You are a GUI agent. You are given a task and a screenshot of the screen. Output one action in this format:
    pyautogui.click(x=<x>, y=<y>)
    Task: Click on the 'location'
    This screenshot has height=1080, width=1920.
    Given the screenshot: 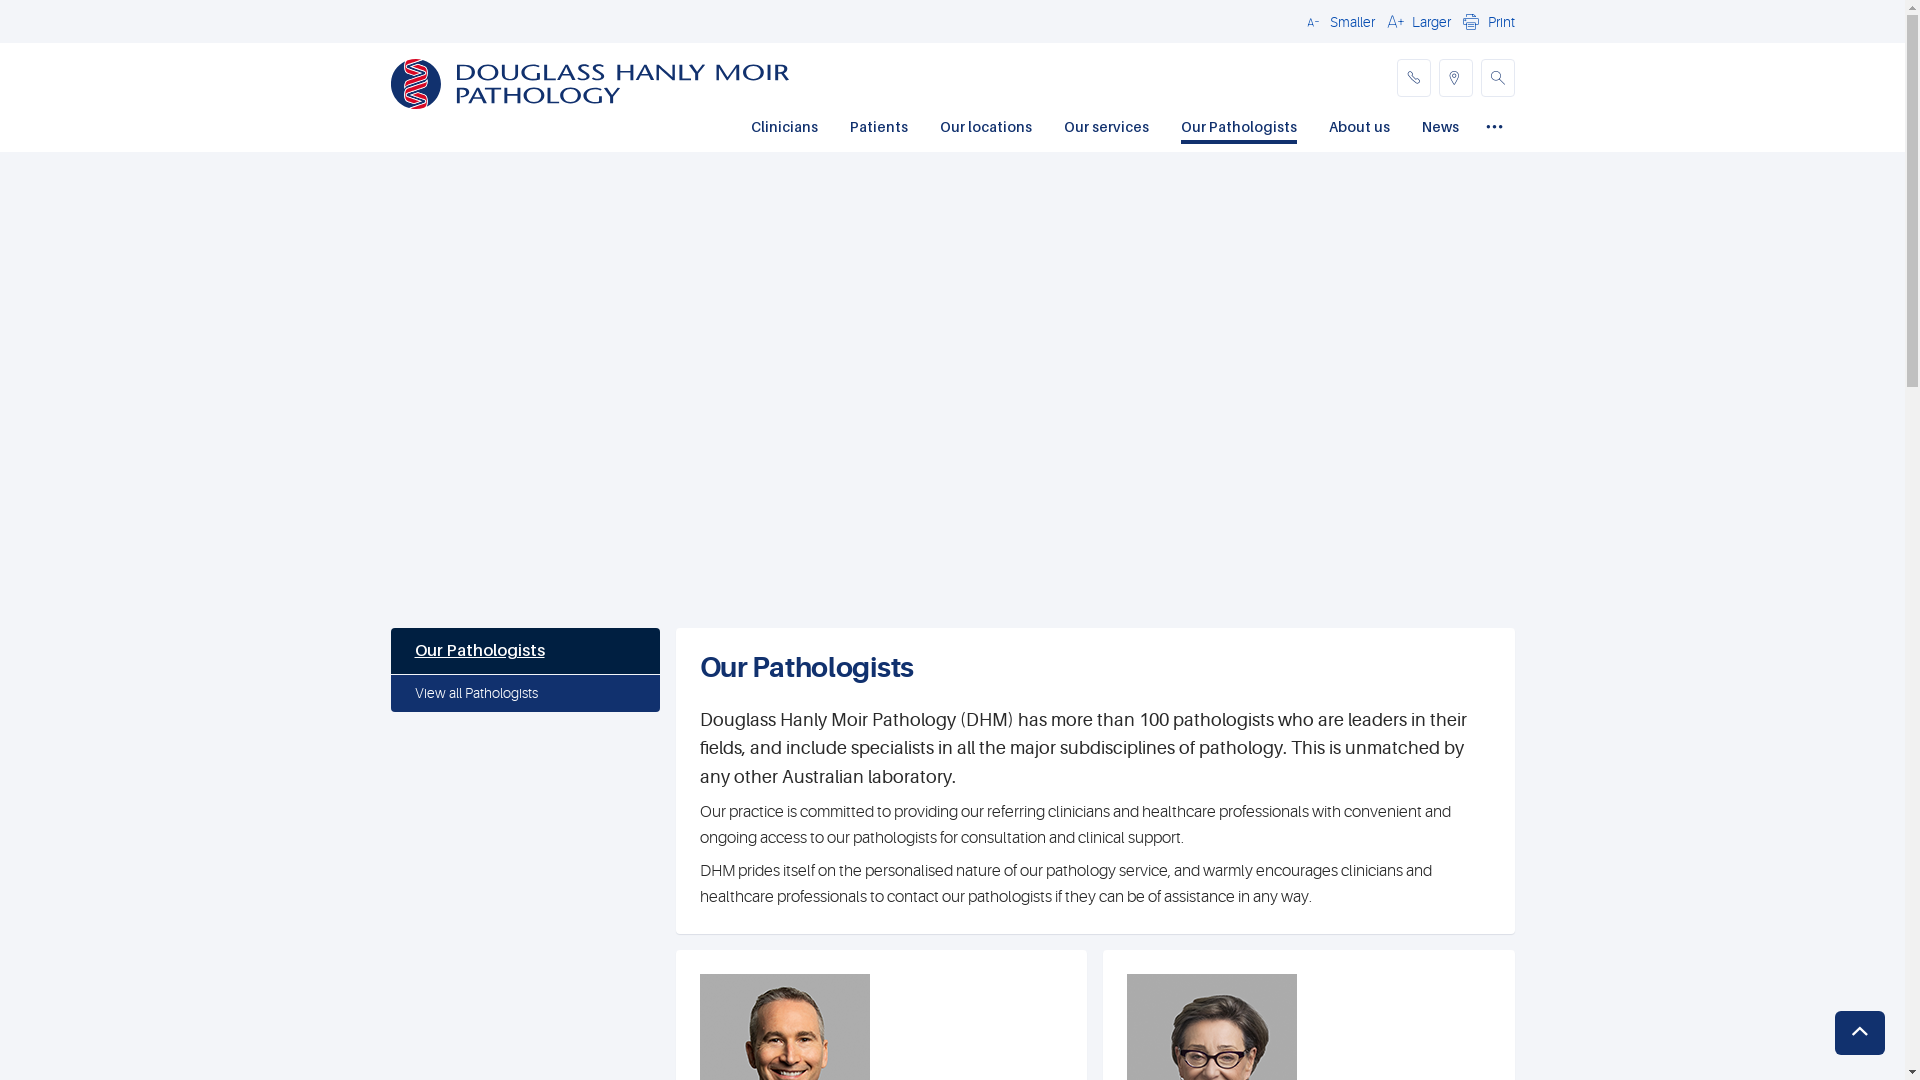 What is the action you would take?
    pyautogui.click(x=1454, y=76)
    